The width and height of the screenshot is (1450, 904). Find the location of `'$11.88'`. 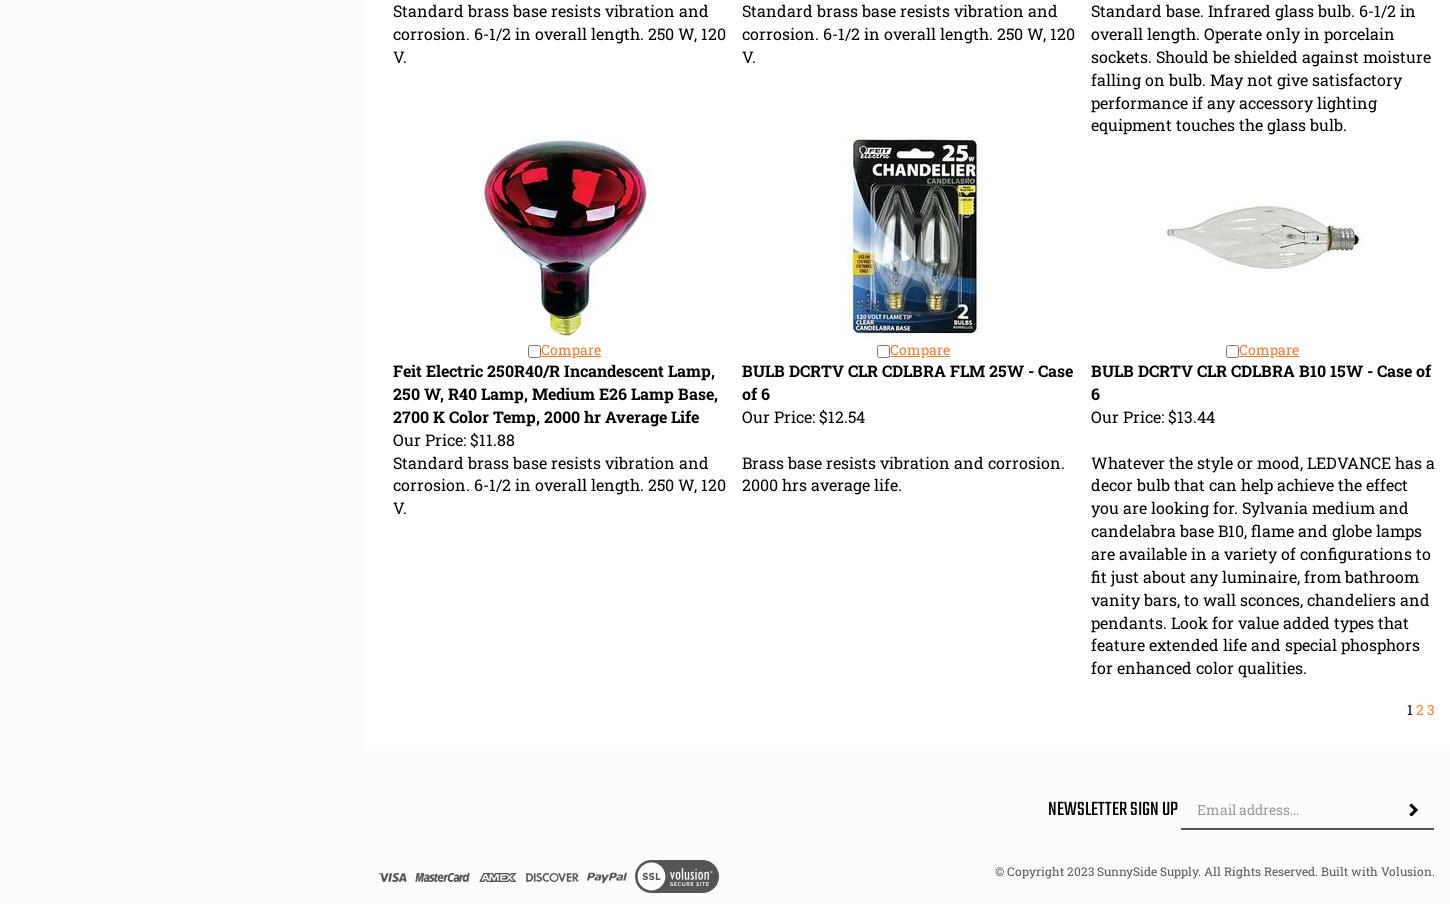

'$11.88' is located at coordinates (464, 438).